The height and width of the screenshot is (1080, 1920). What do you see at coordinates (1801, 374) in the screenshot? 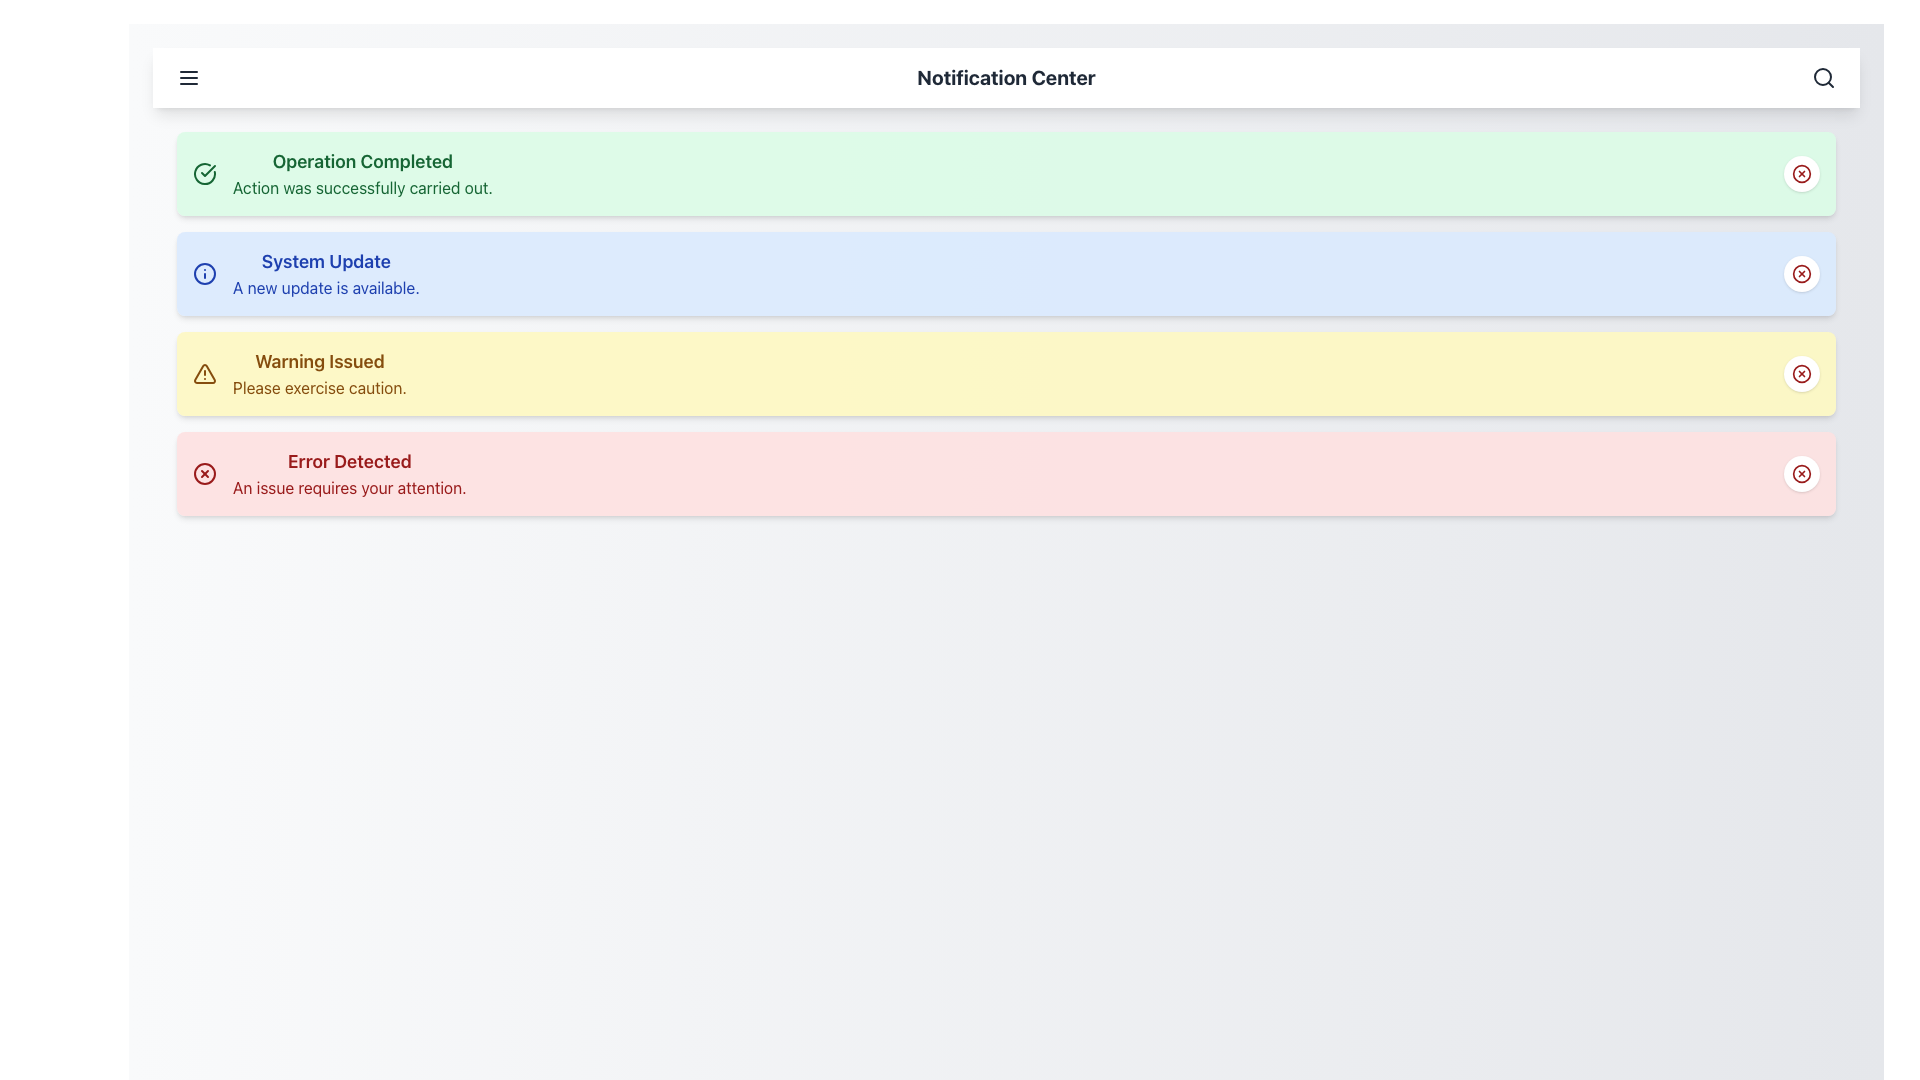
I see `the circular button with a white background located at the rightmost end of the 'Warning Issued' notification` at bounding box center [1801, 374].